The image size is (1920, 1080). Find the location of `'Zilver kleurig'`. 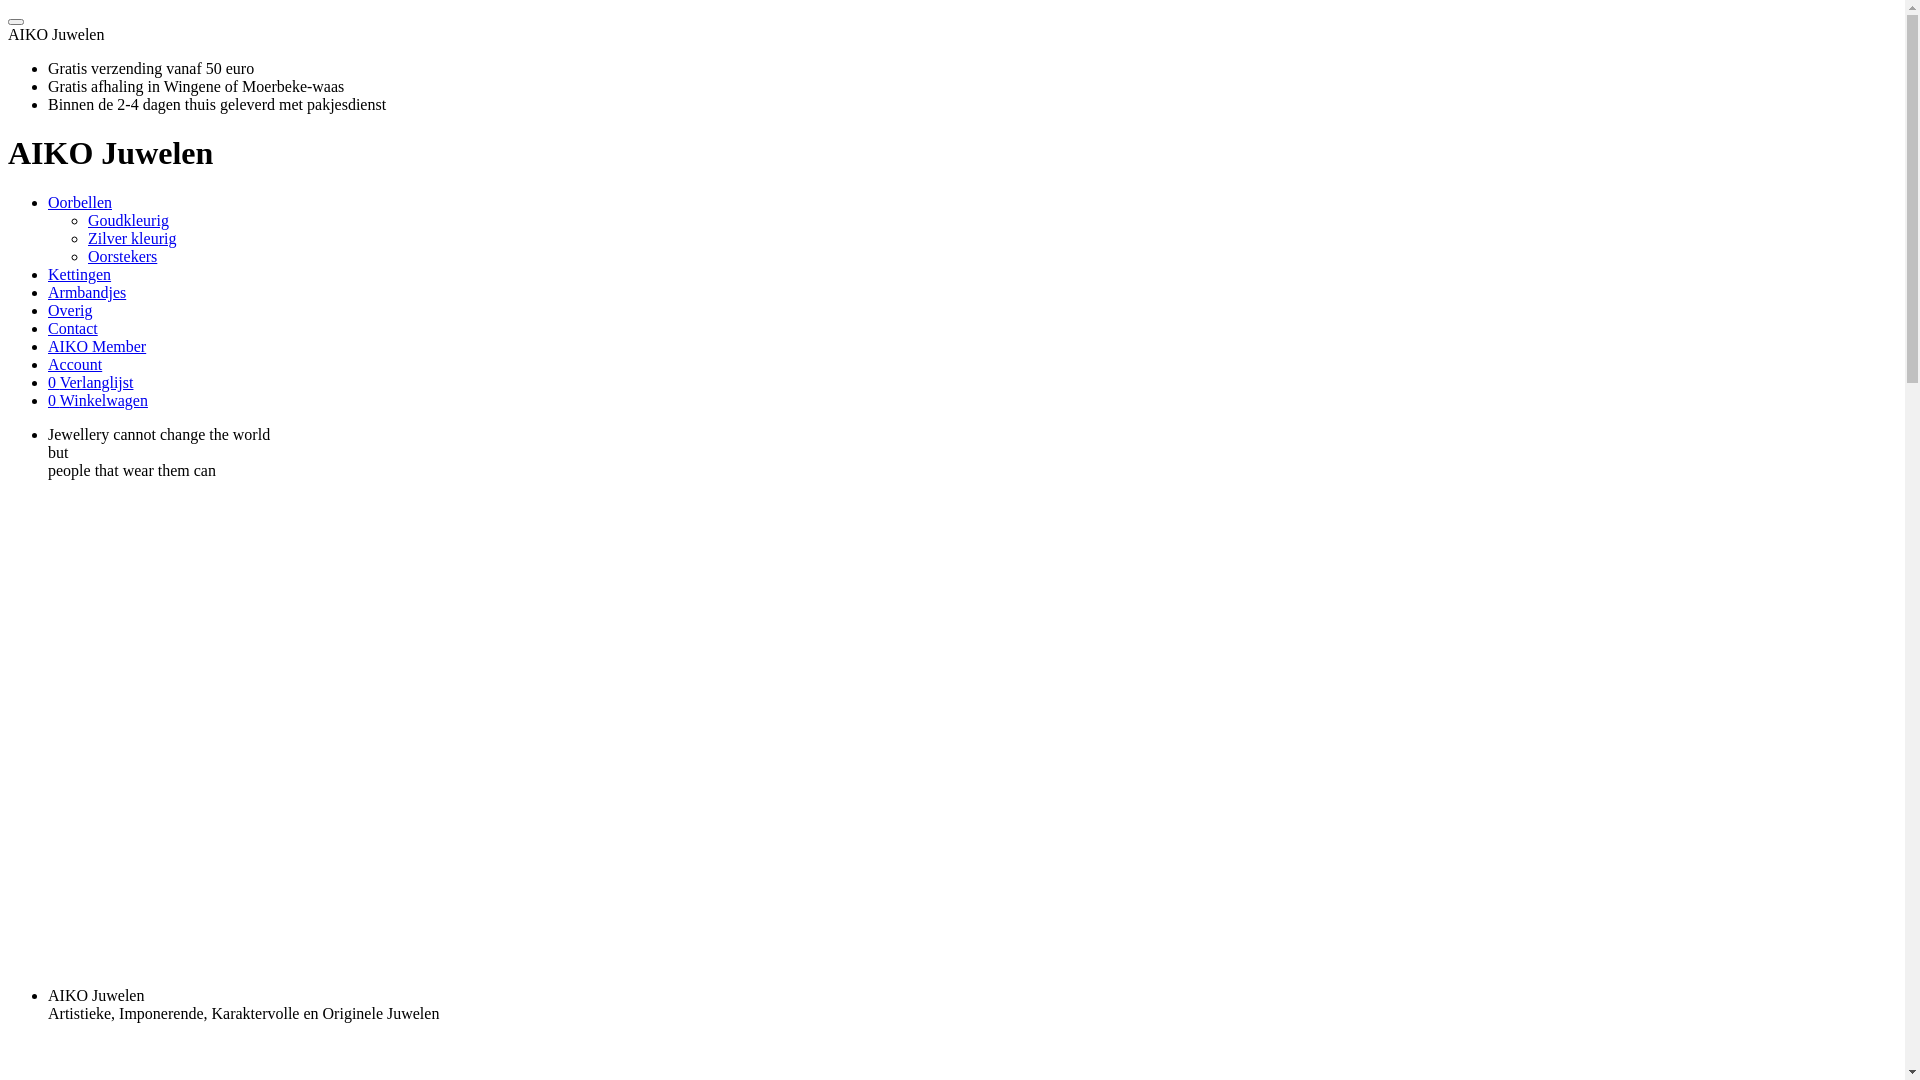

'Zilver kleurig' is located at coordinates (130, 237).